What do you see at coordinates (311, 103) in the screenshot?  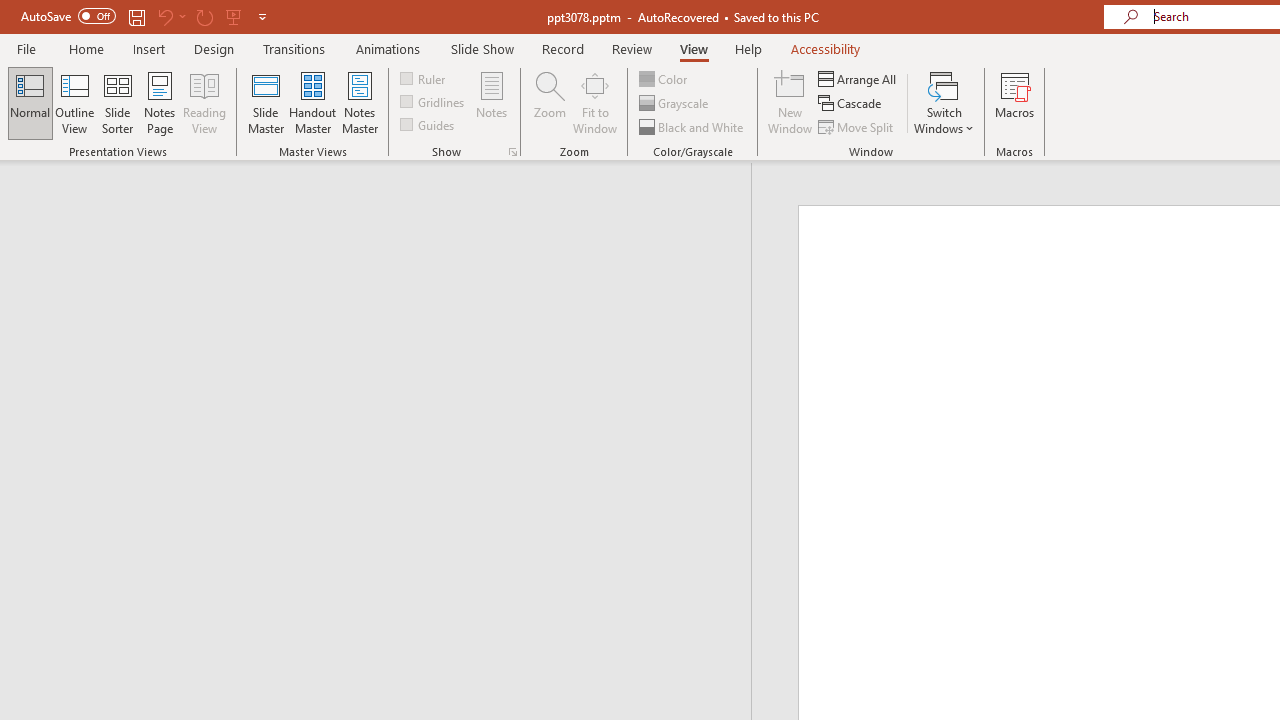 I see `'Handout Master'` at bounding box center [311, 103].